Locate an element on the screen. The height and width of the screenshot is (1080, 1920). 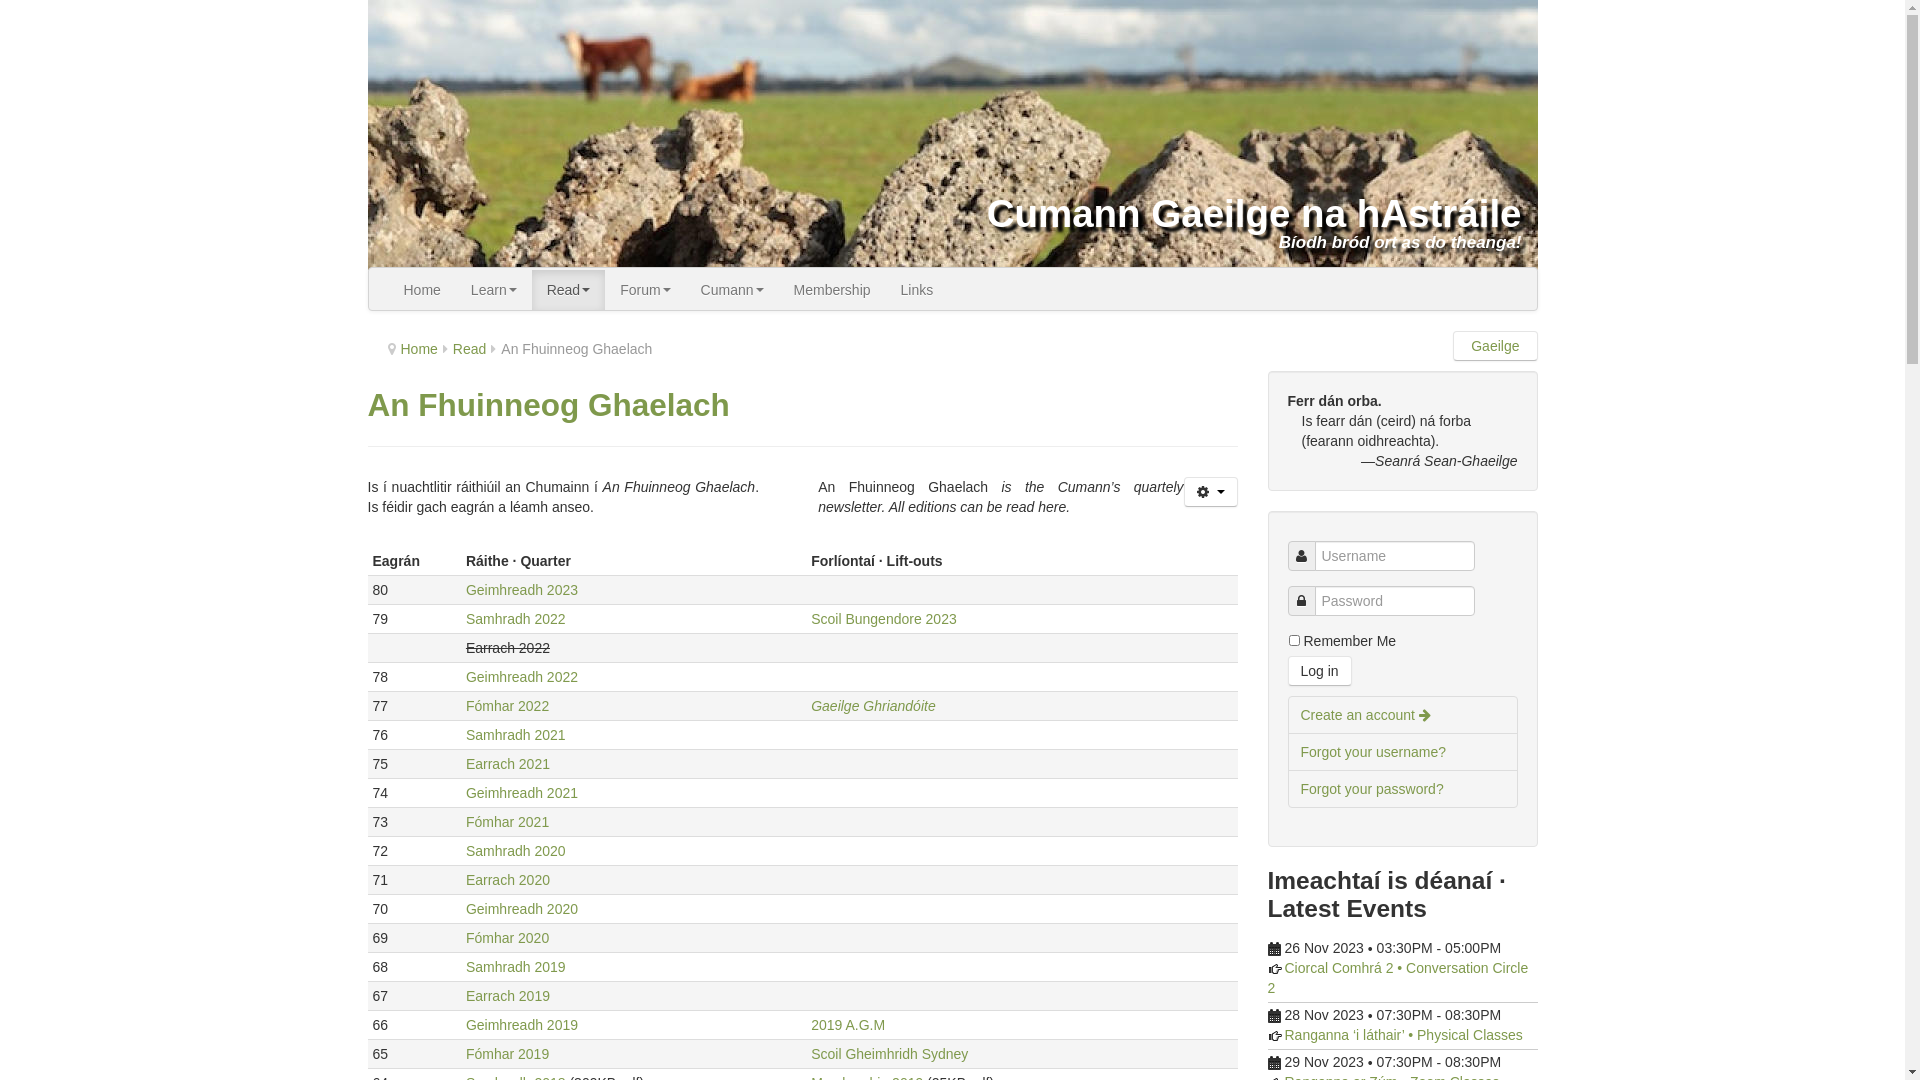
'2019 A.G.M' is located at coordinates (848, 1025).